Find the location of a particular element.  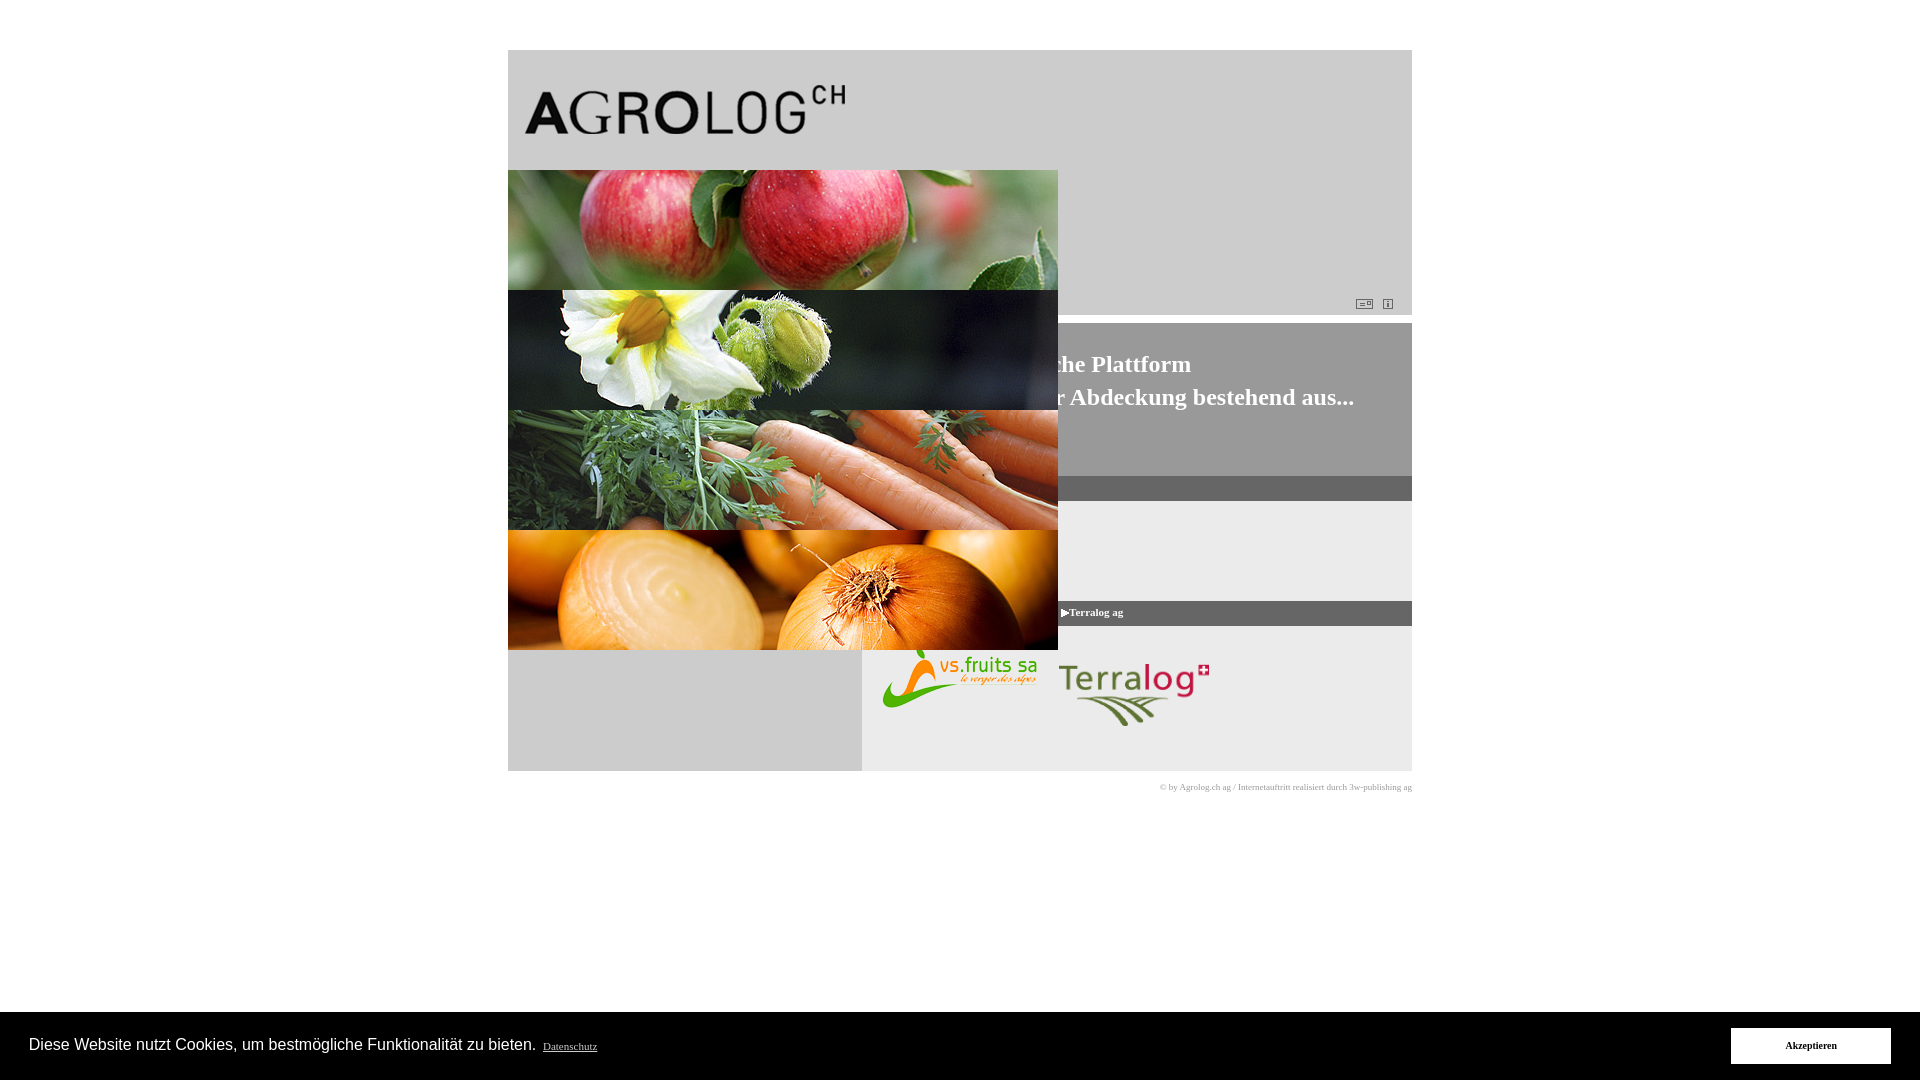

'3w-publishing ag' is located at coordinates (1379, 785).